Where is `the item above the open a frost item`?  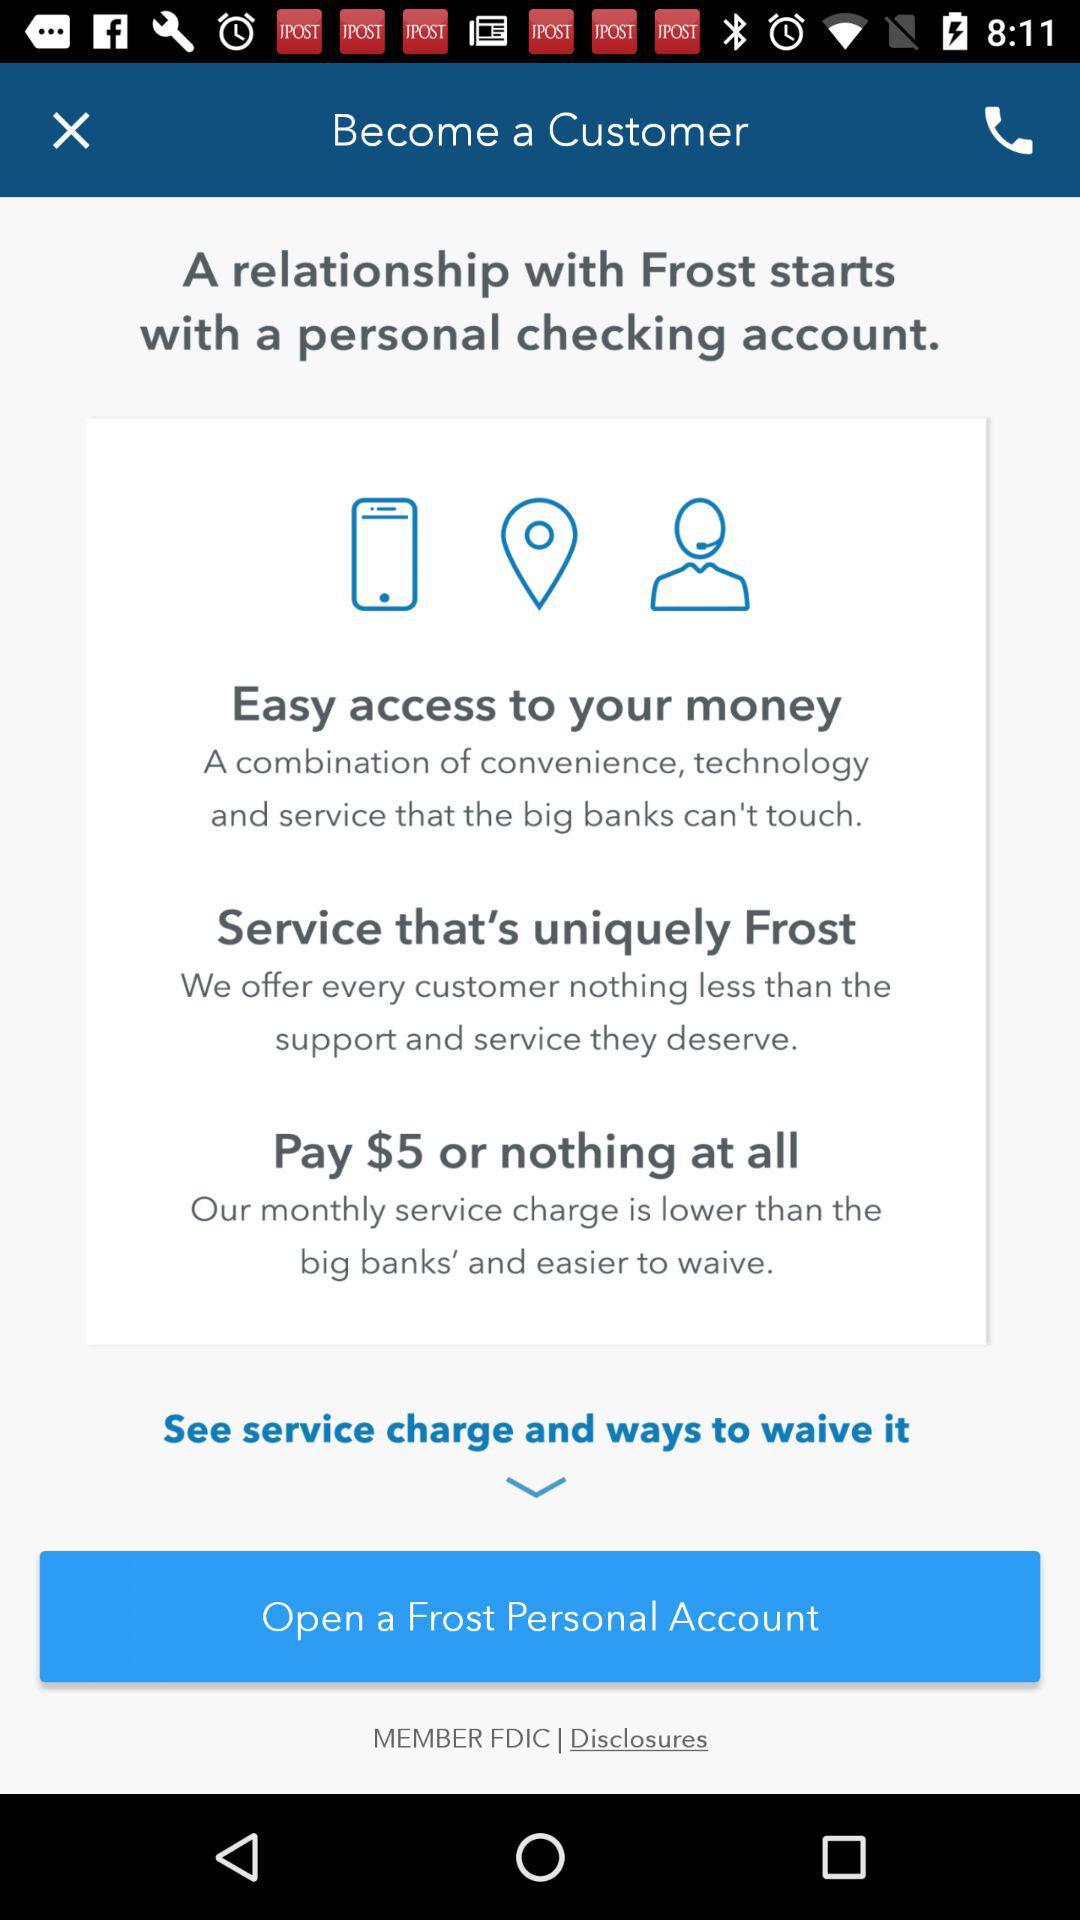 the item above the open a frost item is located at coordinates (540, 1458).